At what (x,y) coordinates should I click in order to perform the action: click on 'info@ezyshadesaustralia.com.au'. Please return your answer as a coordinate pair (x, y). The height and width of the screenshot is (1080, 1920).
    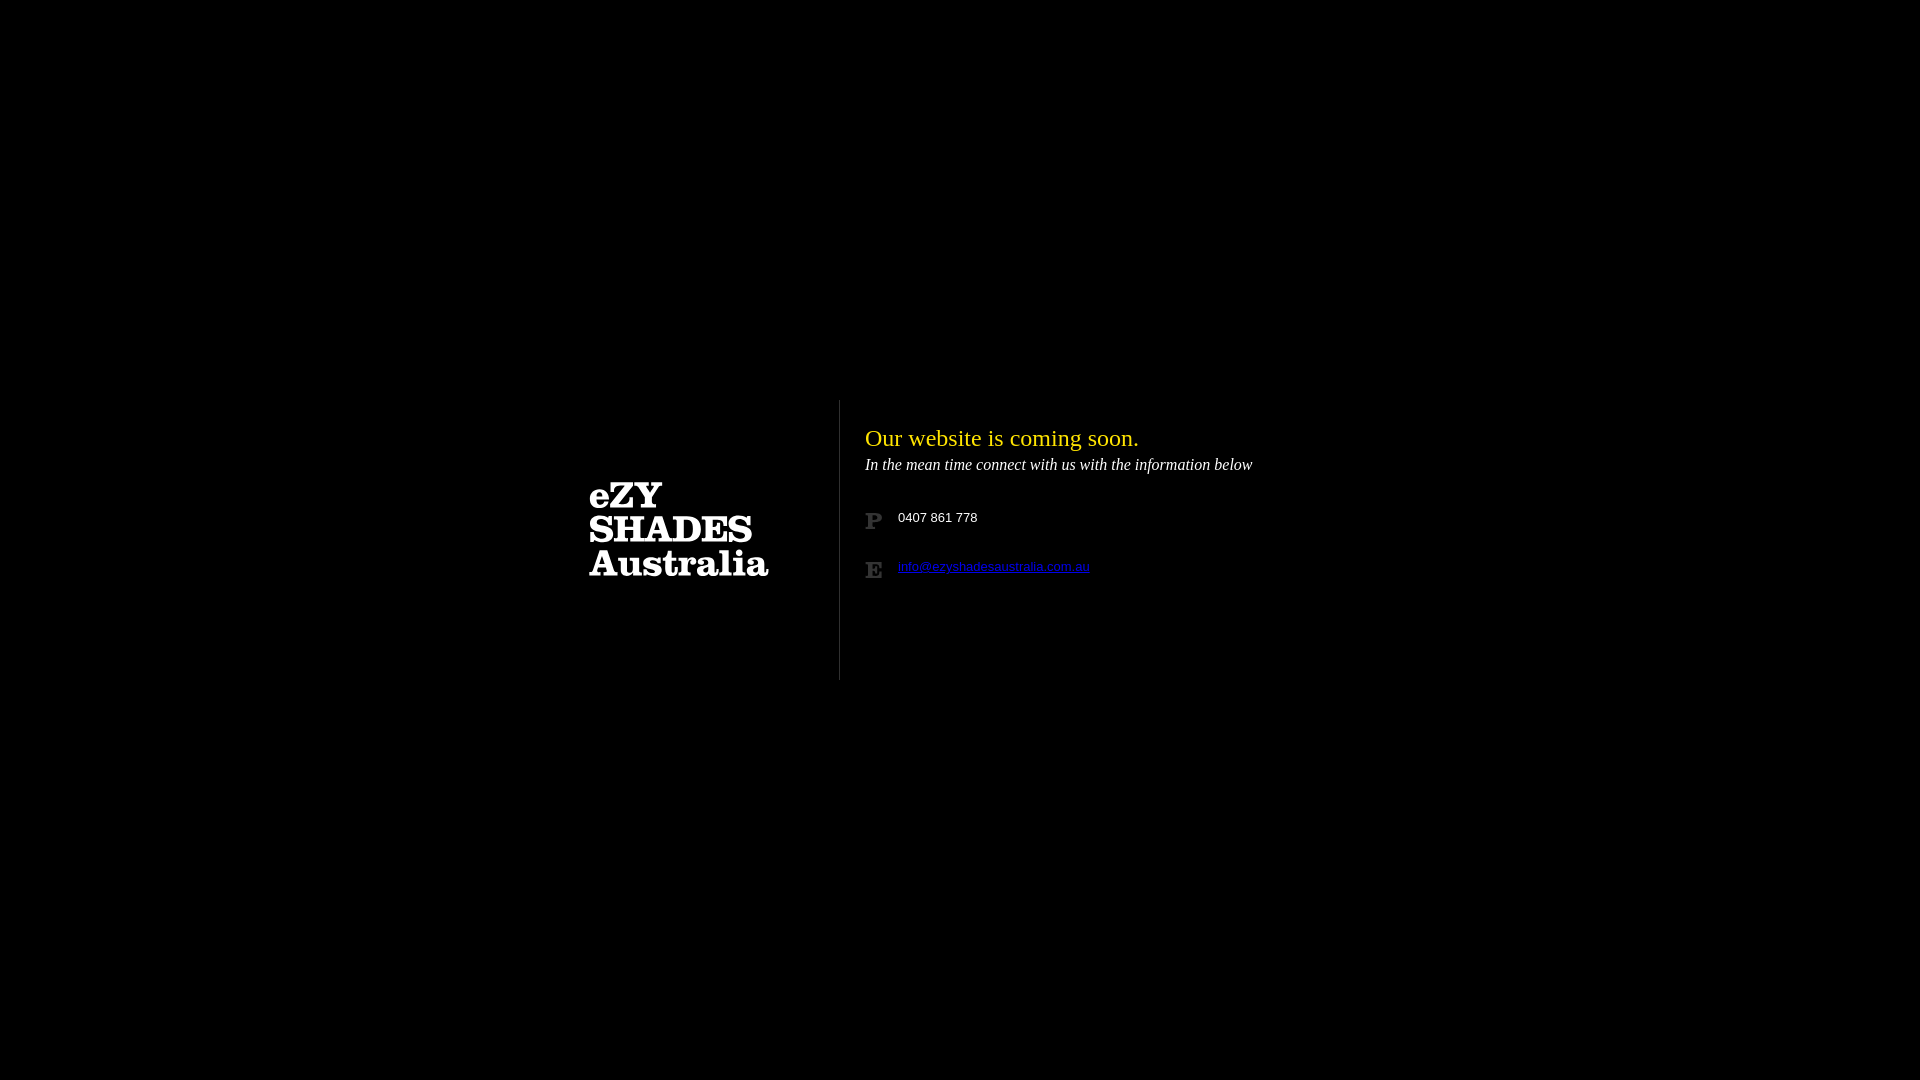
    Looking at the image, I should click on (993, 566).